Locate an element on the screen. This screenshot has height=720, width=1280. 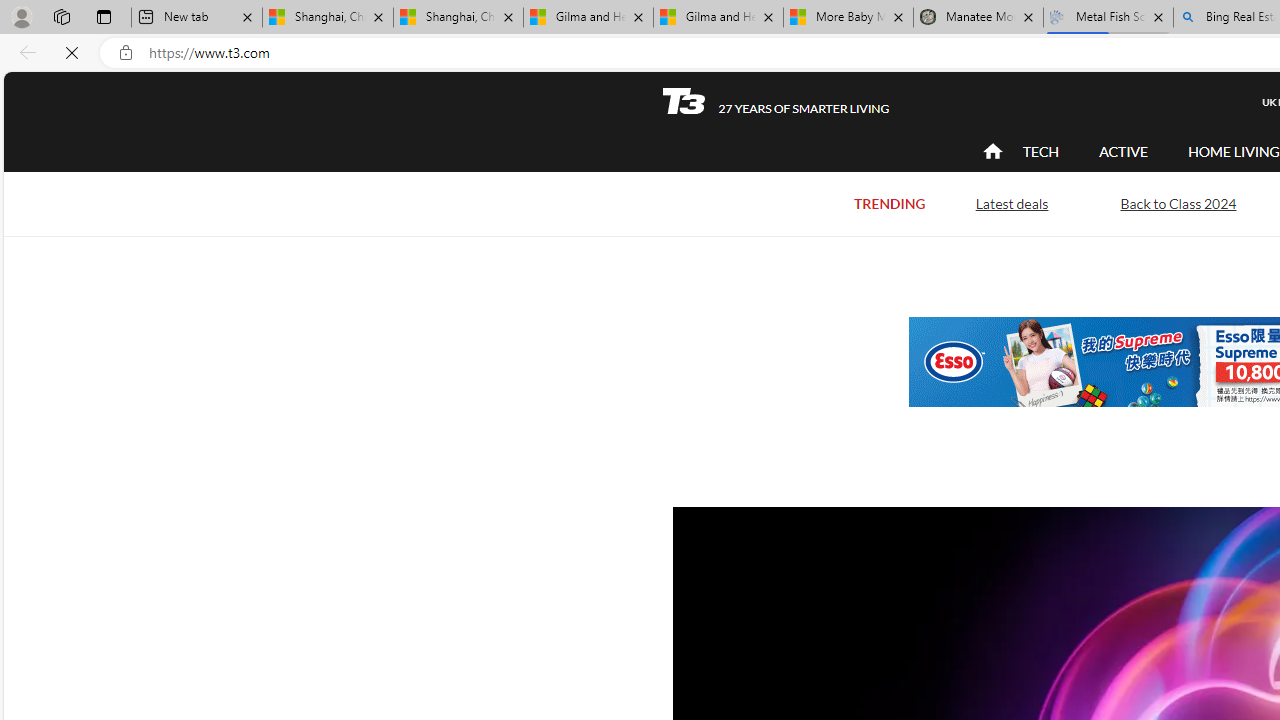
'home' is located at coordinates (992, 152).